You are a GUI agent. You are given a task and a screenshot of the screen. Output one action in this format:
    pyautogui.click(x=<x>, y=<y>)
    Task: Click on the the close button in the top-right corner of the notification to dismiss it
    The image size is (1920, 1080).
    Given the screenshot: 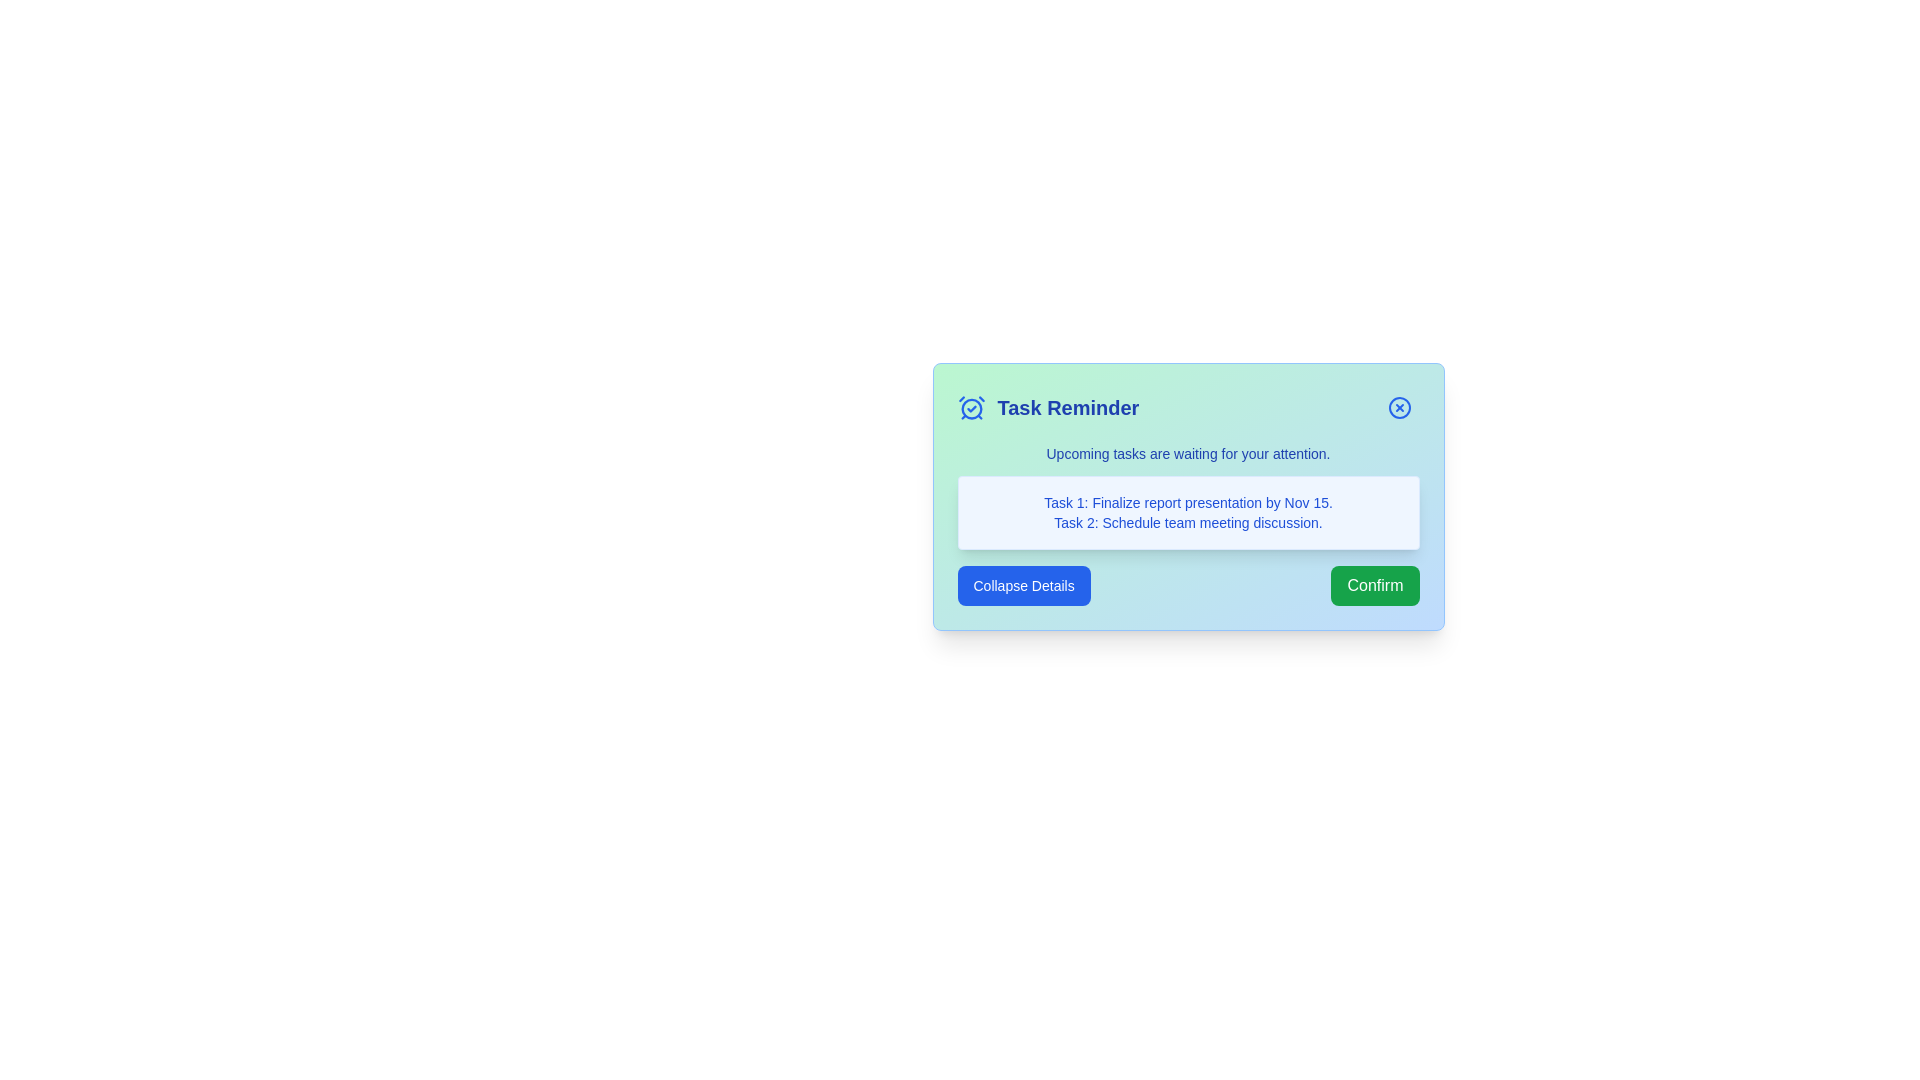 What is the action you would take?
    pyautogui.click(x=1398, y=407)
    